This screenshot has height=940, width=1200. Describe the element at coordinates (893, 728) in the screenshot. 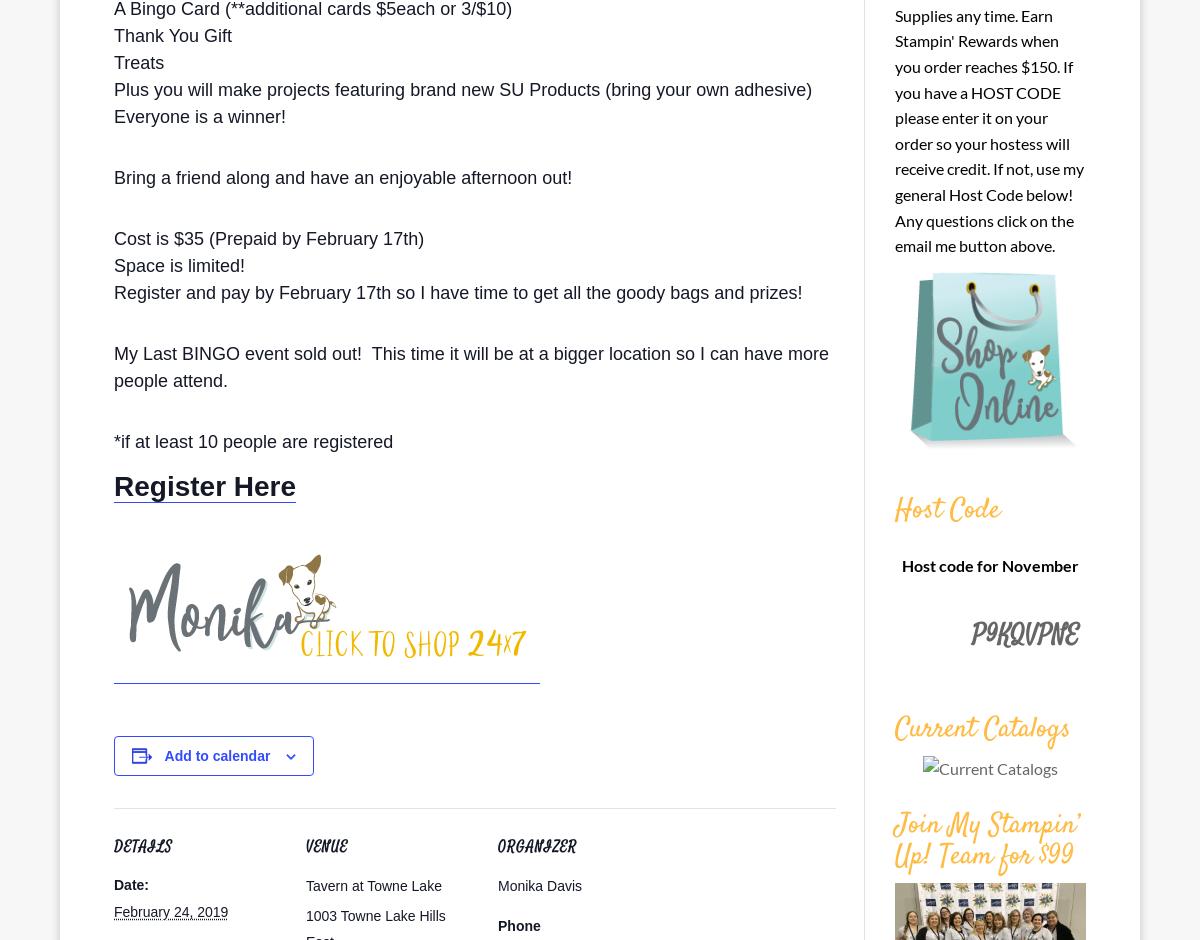

I see `'Current Catalogs'` at that location.